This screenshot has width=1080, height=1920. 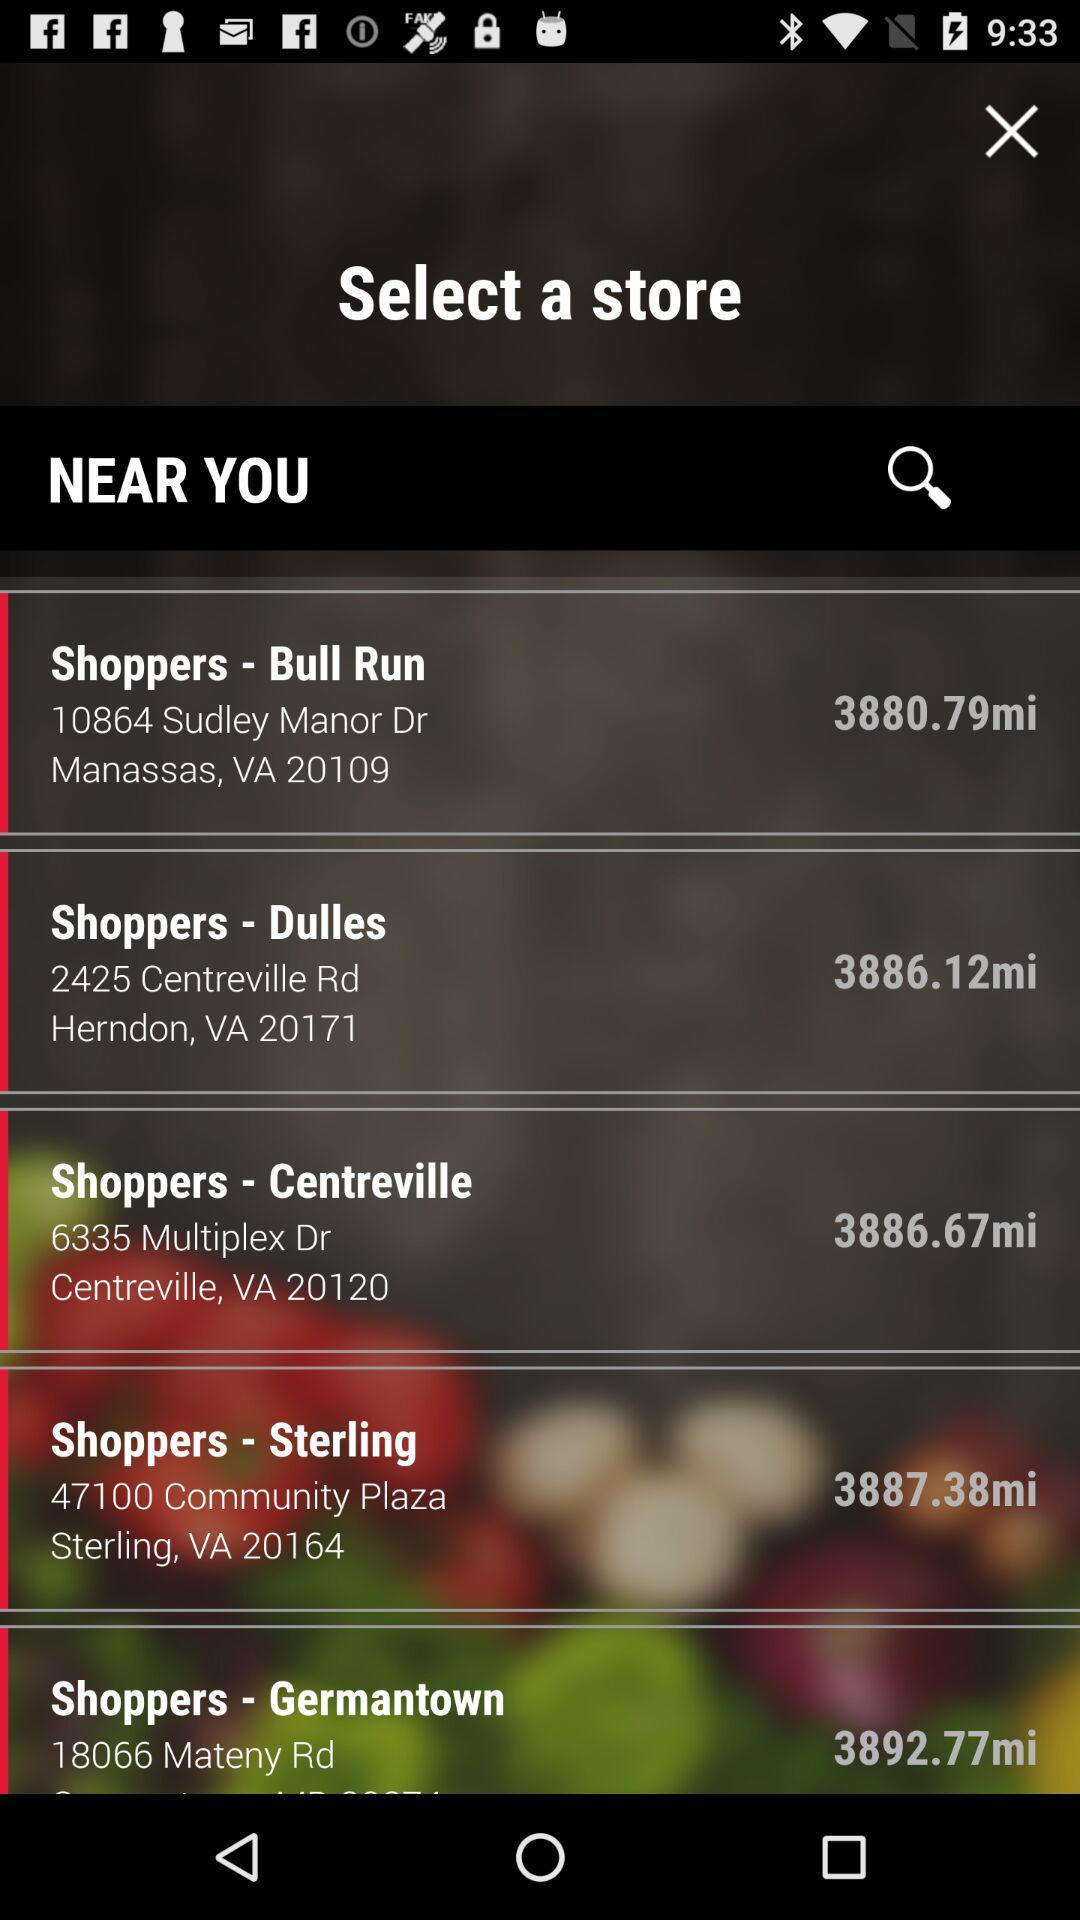 What do you see at coordinates (440, 977) in the screenshot?
I see `icon below shoppers - dulles  item` at bounding box center [440, 977].